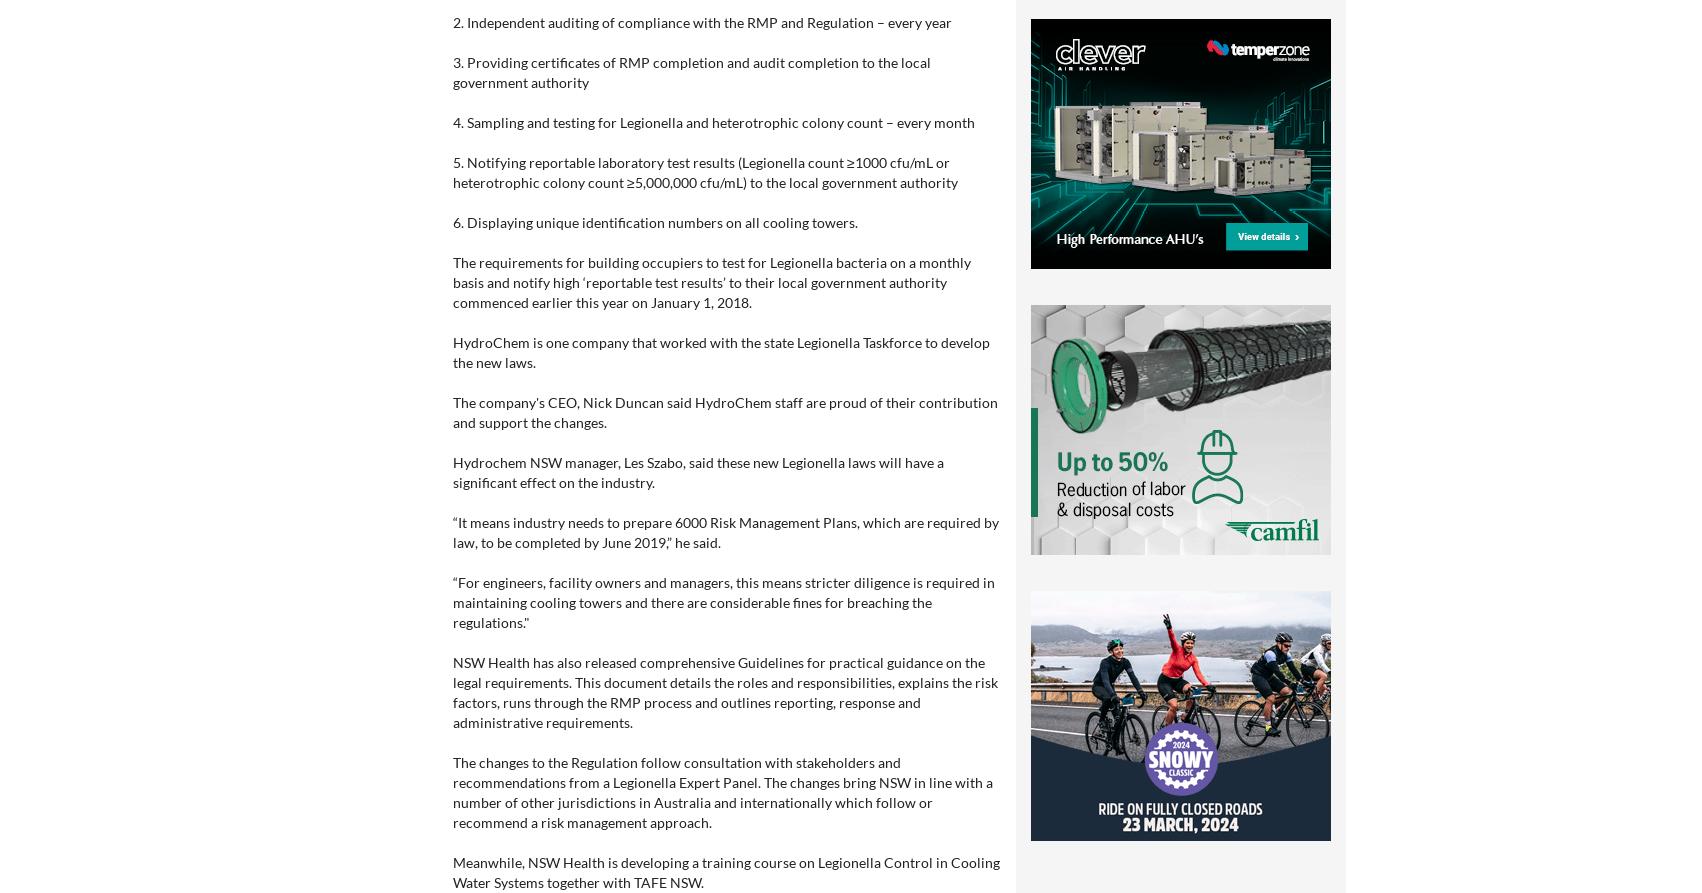  Describe the element at coordinates (710, 281) in the screenshot. I see `'The requirements for building occupiers to test for Legionella bacteria on a monthly basis and notify high ‘reportable test results’ to their local government authority commenced earlier this year on January 1, 2018.'` at that location.